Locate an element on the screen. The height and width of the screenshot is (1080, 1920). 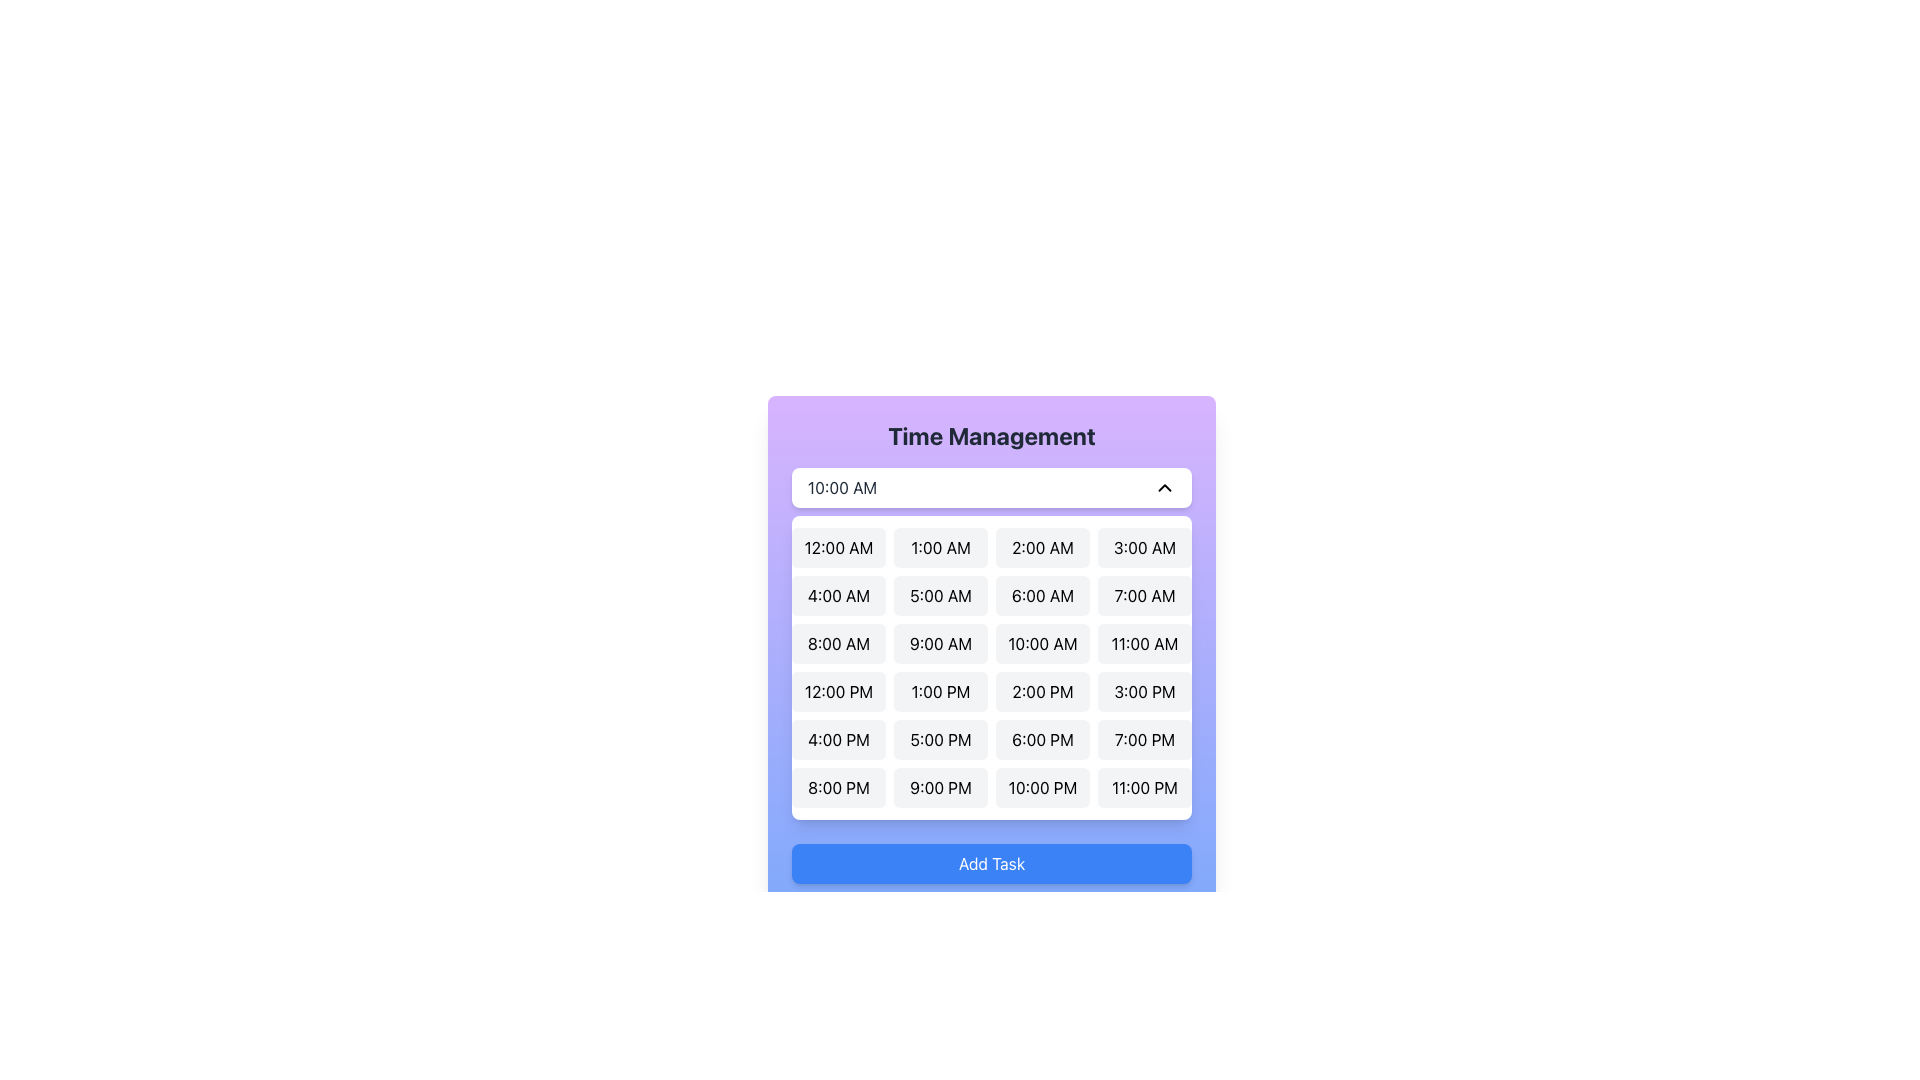
the '12:00 PM' time slot button in the grid layout is located at coordinates (839, 690).